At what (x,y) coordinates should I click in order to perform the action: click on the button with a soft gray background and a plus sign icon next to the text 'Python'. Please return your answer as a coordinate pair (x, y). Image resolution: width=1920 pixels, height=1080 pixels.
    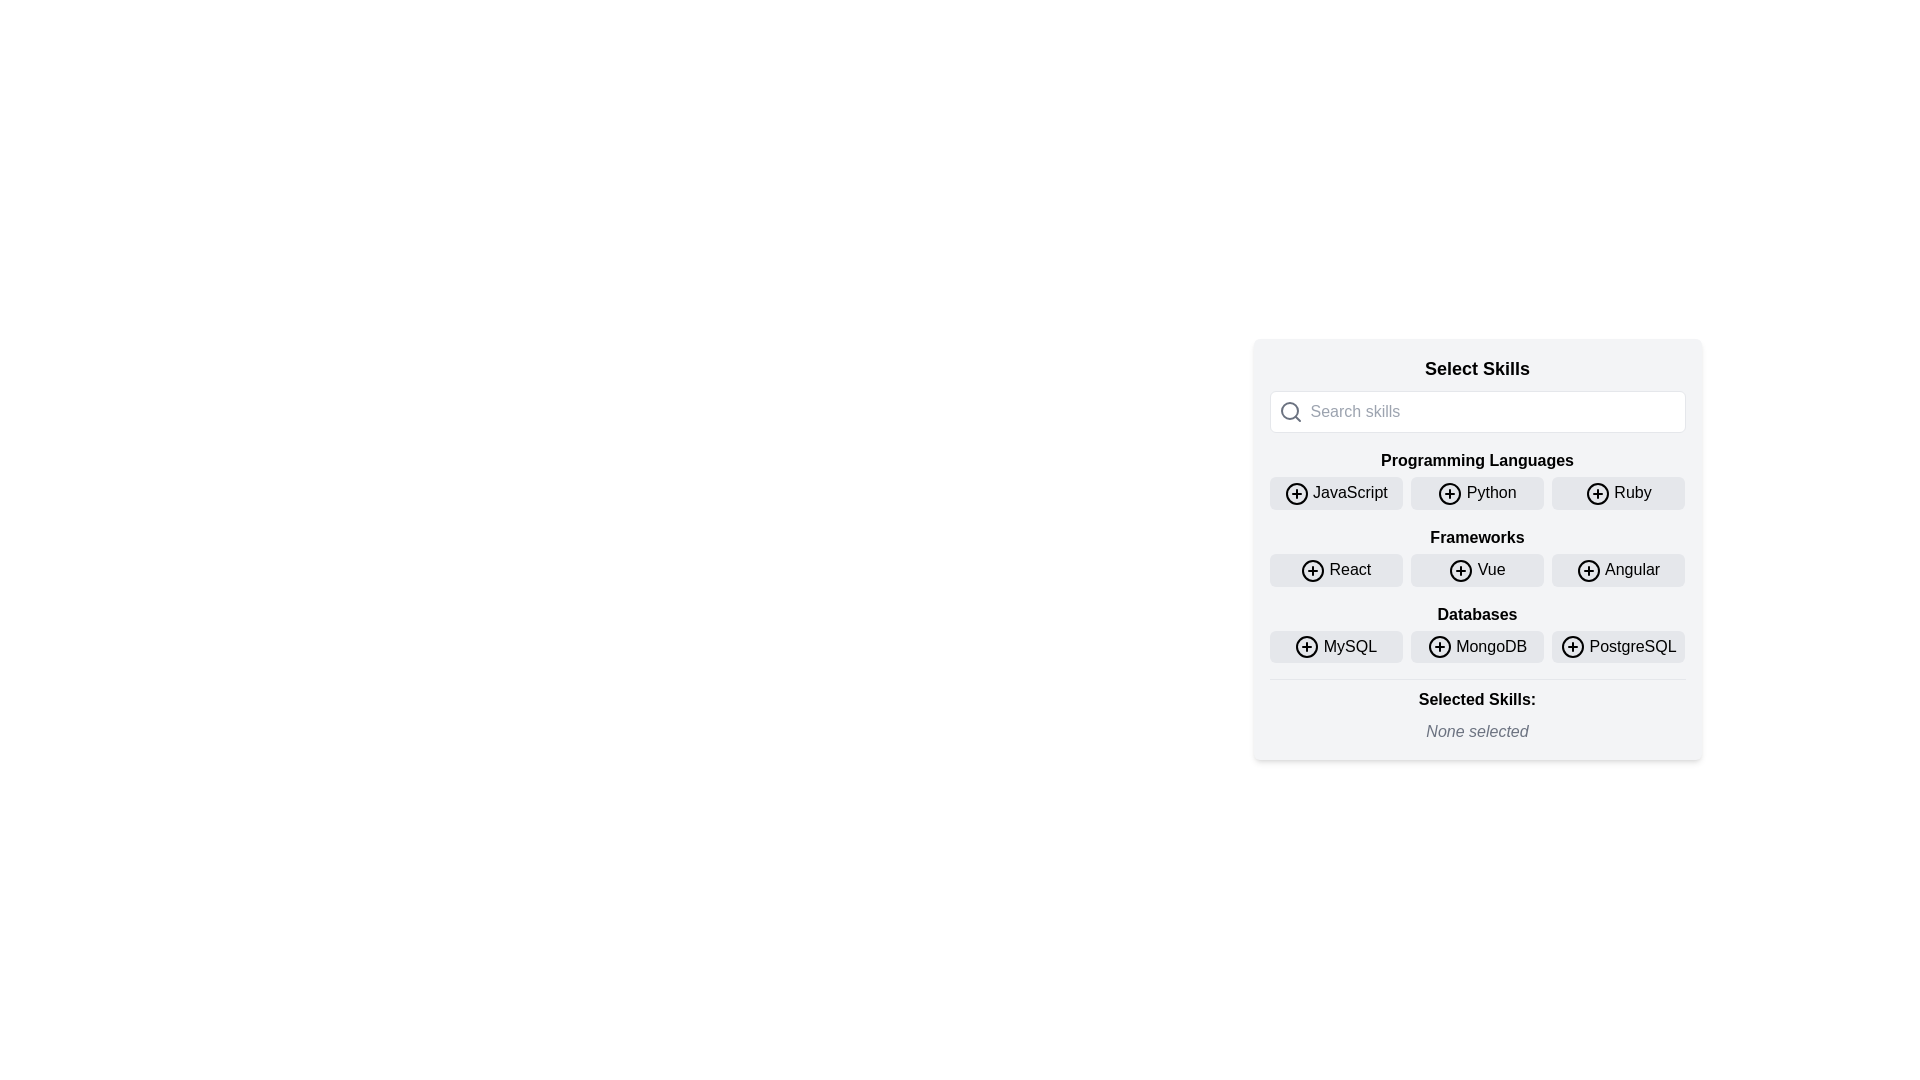
    Looking at the image, I should click on (1477, 493).